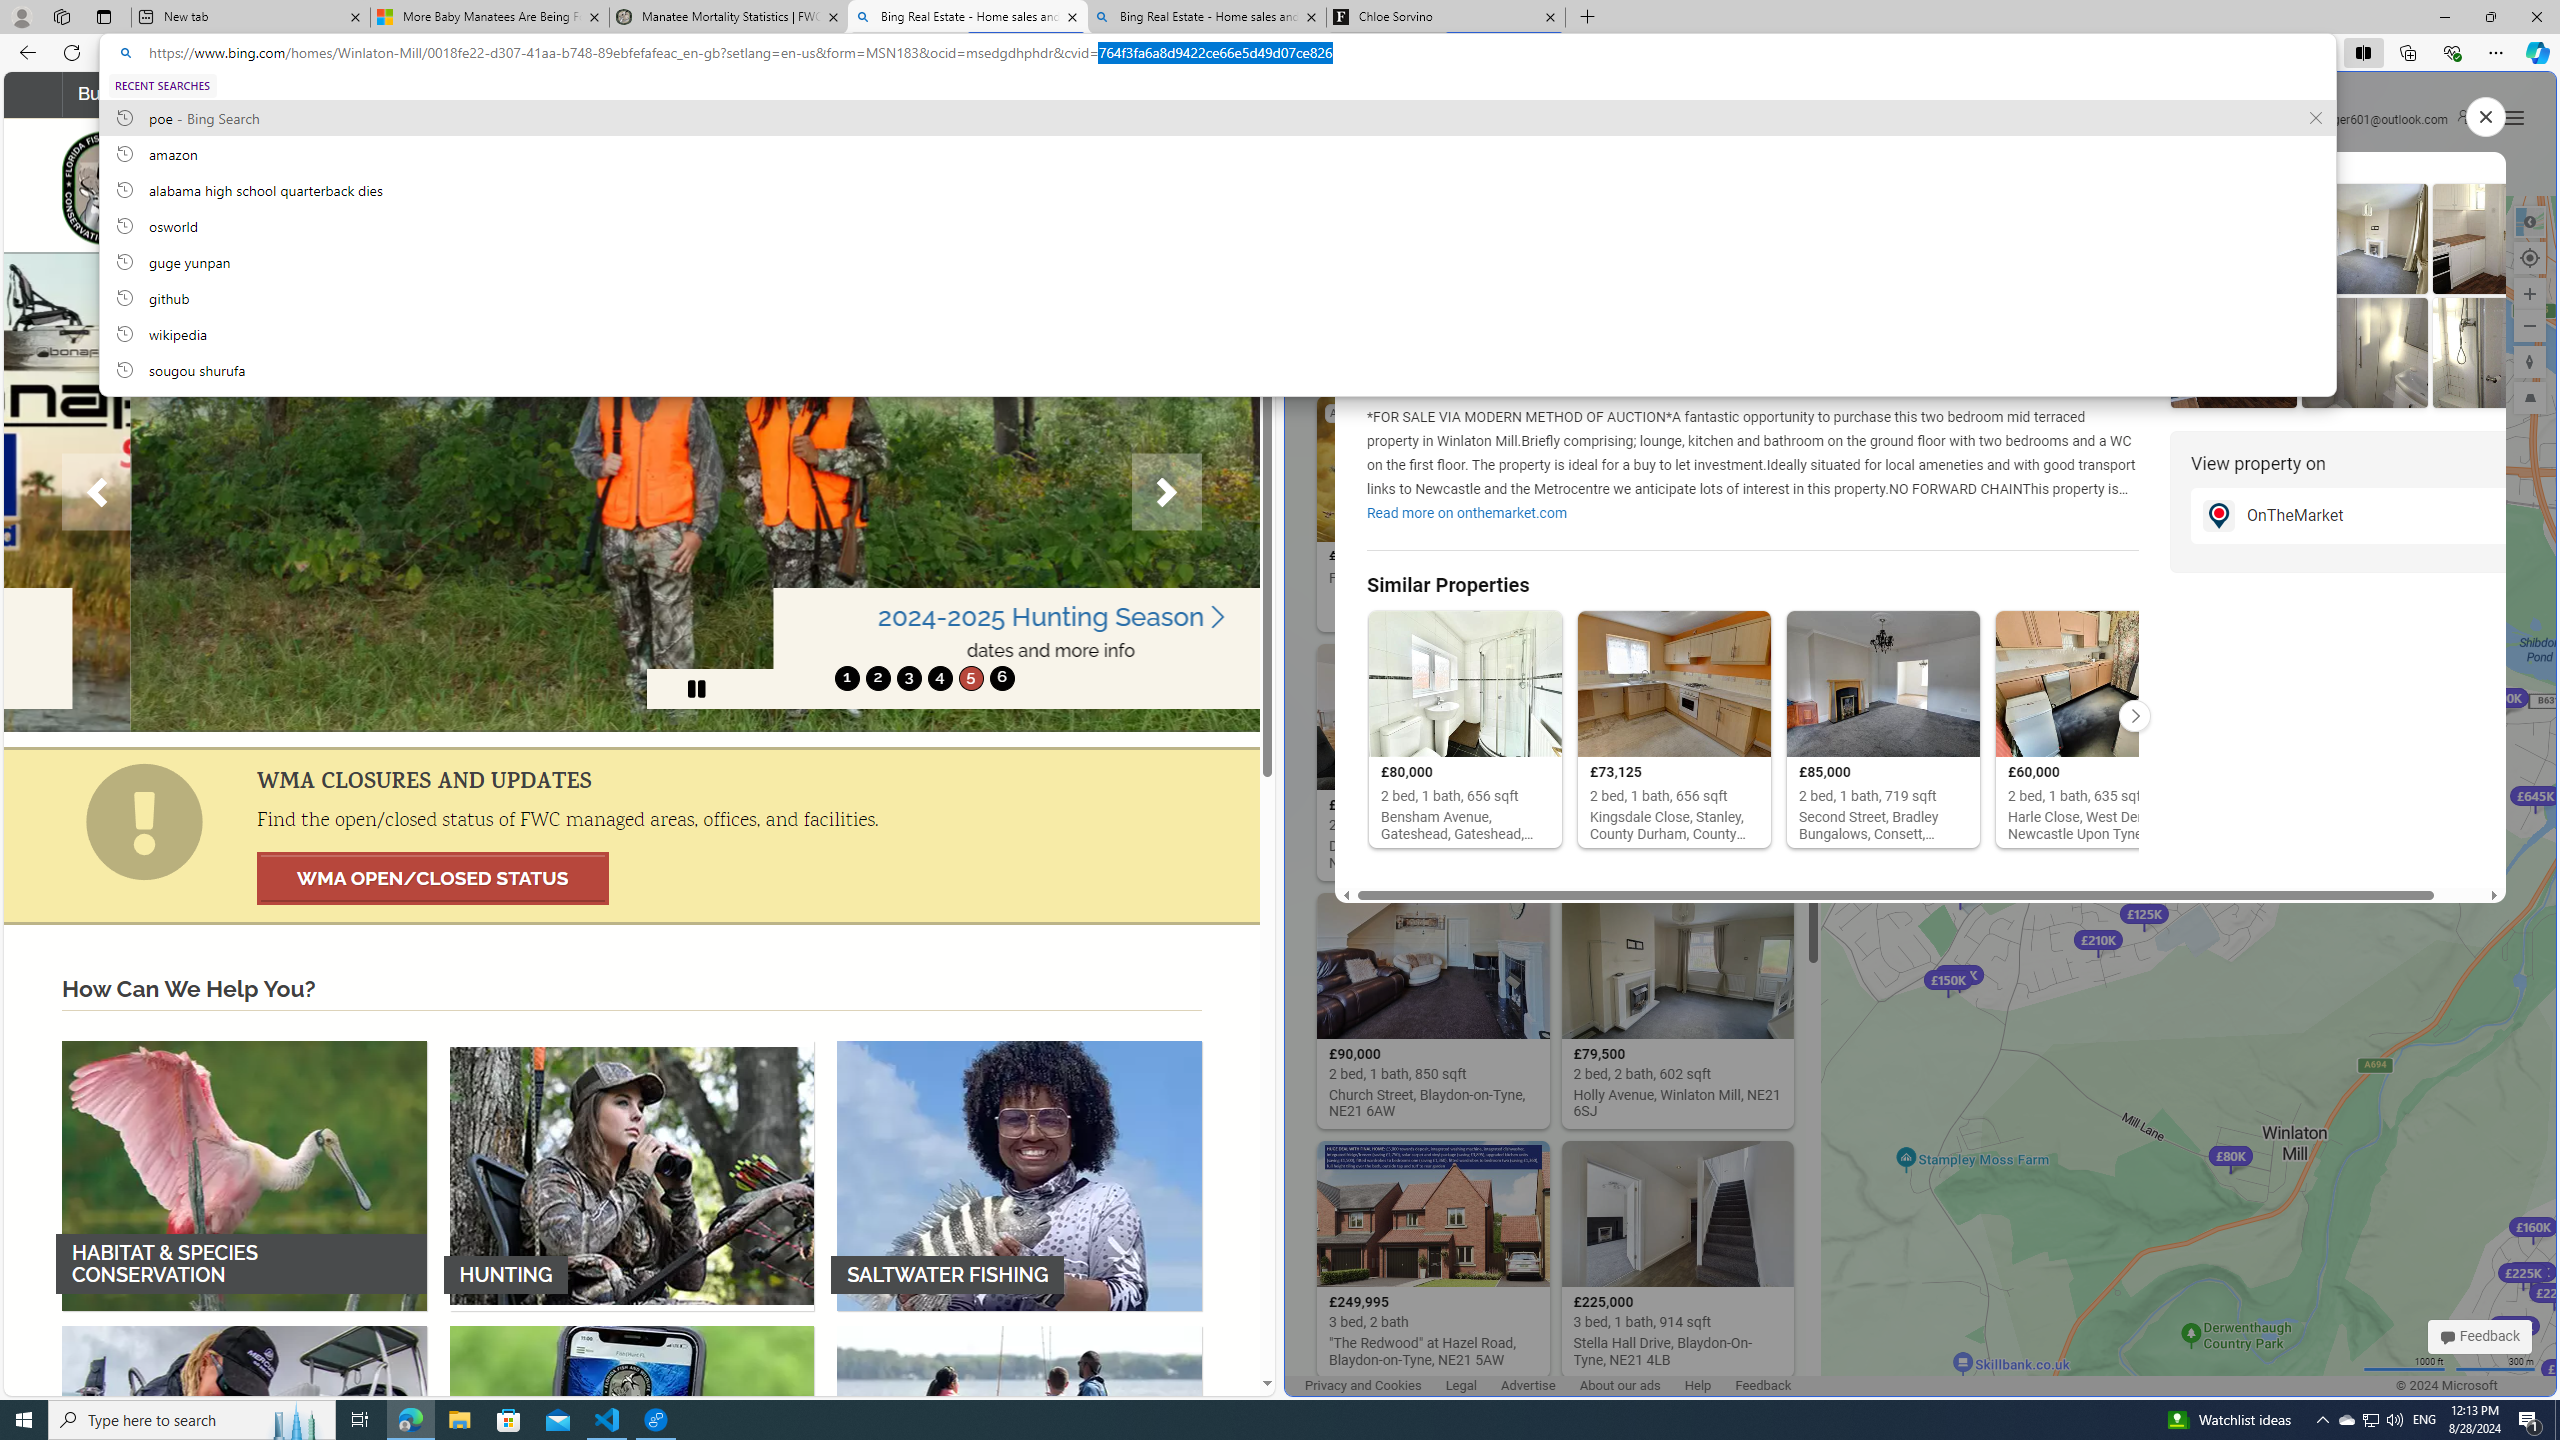 This screenshot has height=1440, width=2560. I want to click on 'move to slide 6', so click(999, 677).